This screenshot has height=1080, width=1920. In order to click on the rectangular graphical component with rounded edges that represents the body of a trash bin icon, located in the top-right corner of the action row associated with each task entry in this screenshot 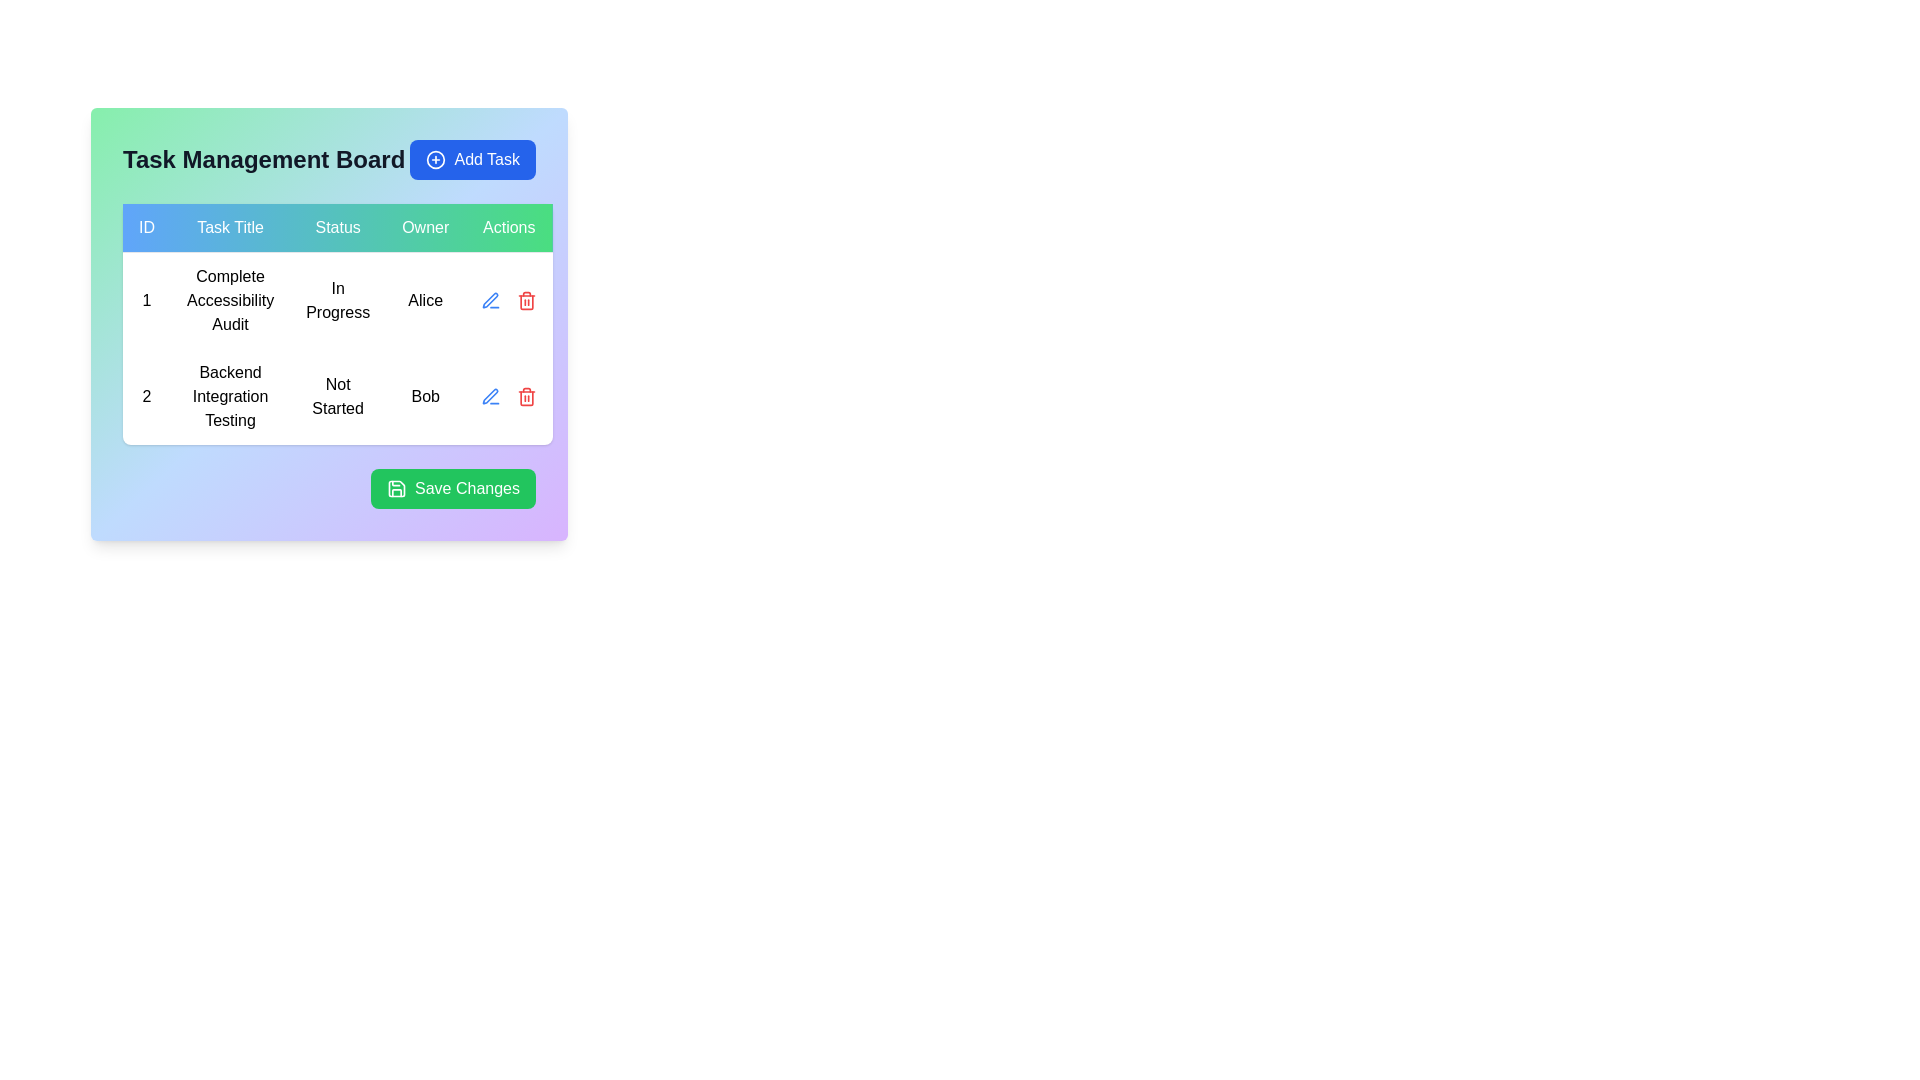, I will do `click(527, 398)`.